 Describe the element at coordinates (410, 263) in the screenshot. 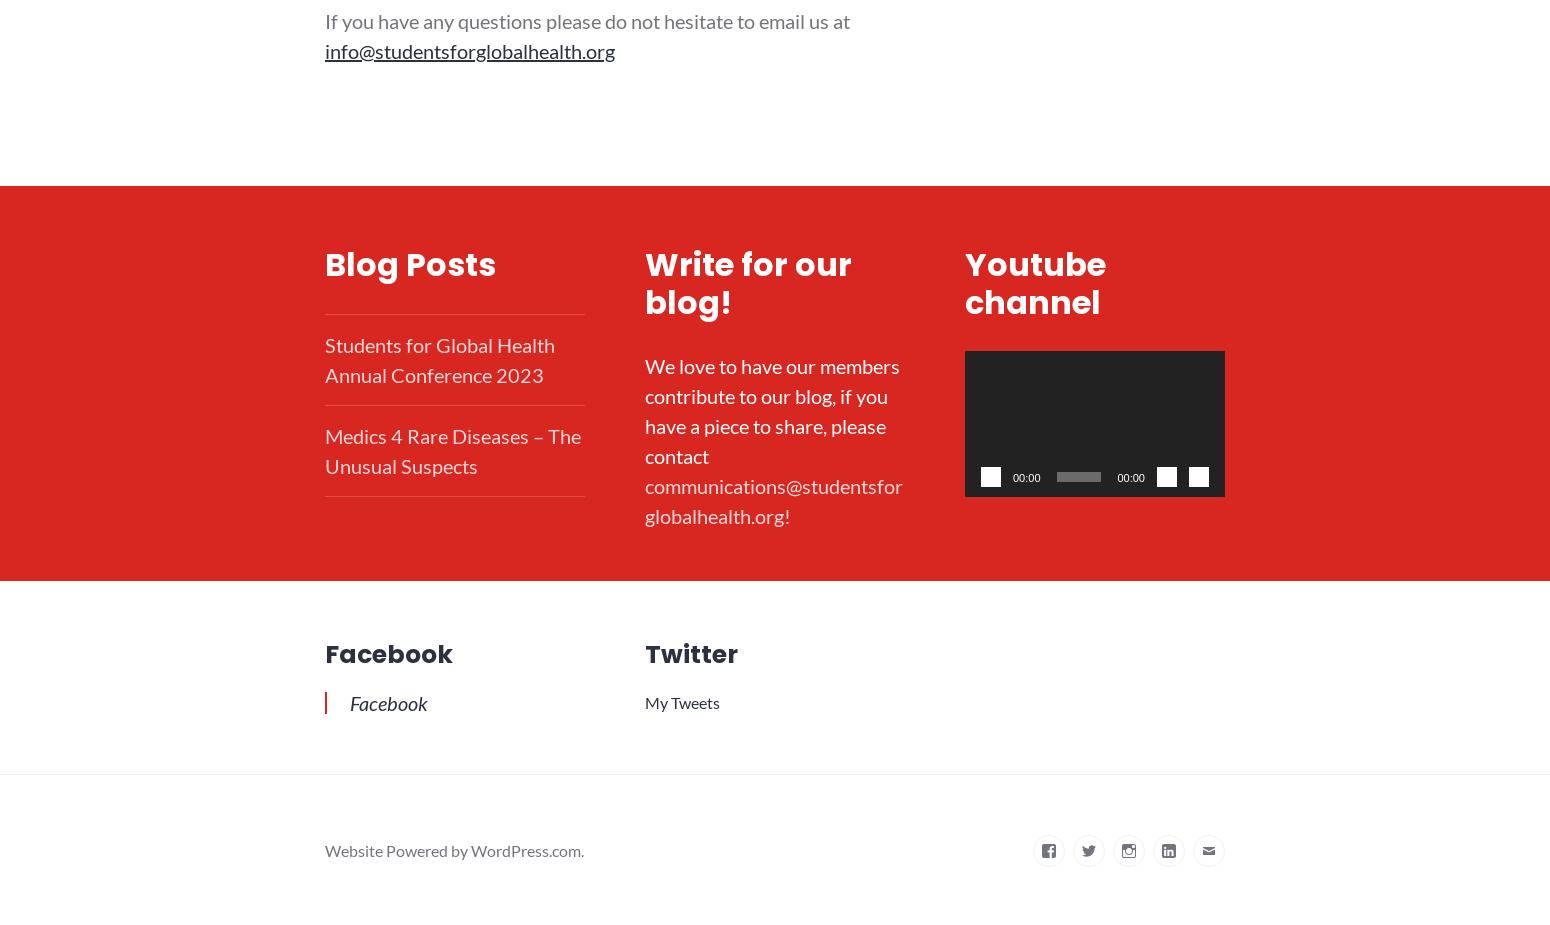

I see `'Blog Posts'` at that location.